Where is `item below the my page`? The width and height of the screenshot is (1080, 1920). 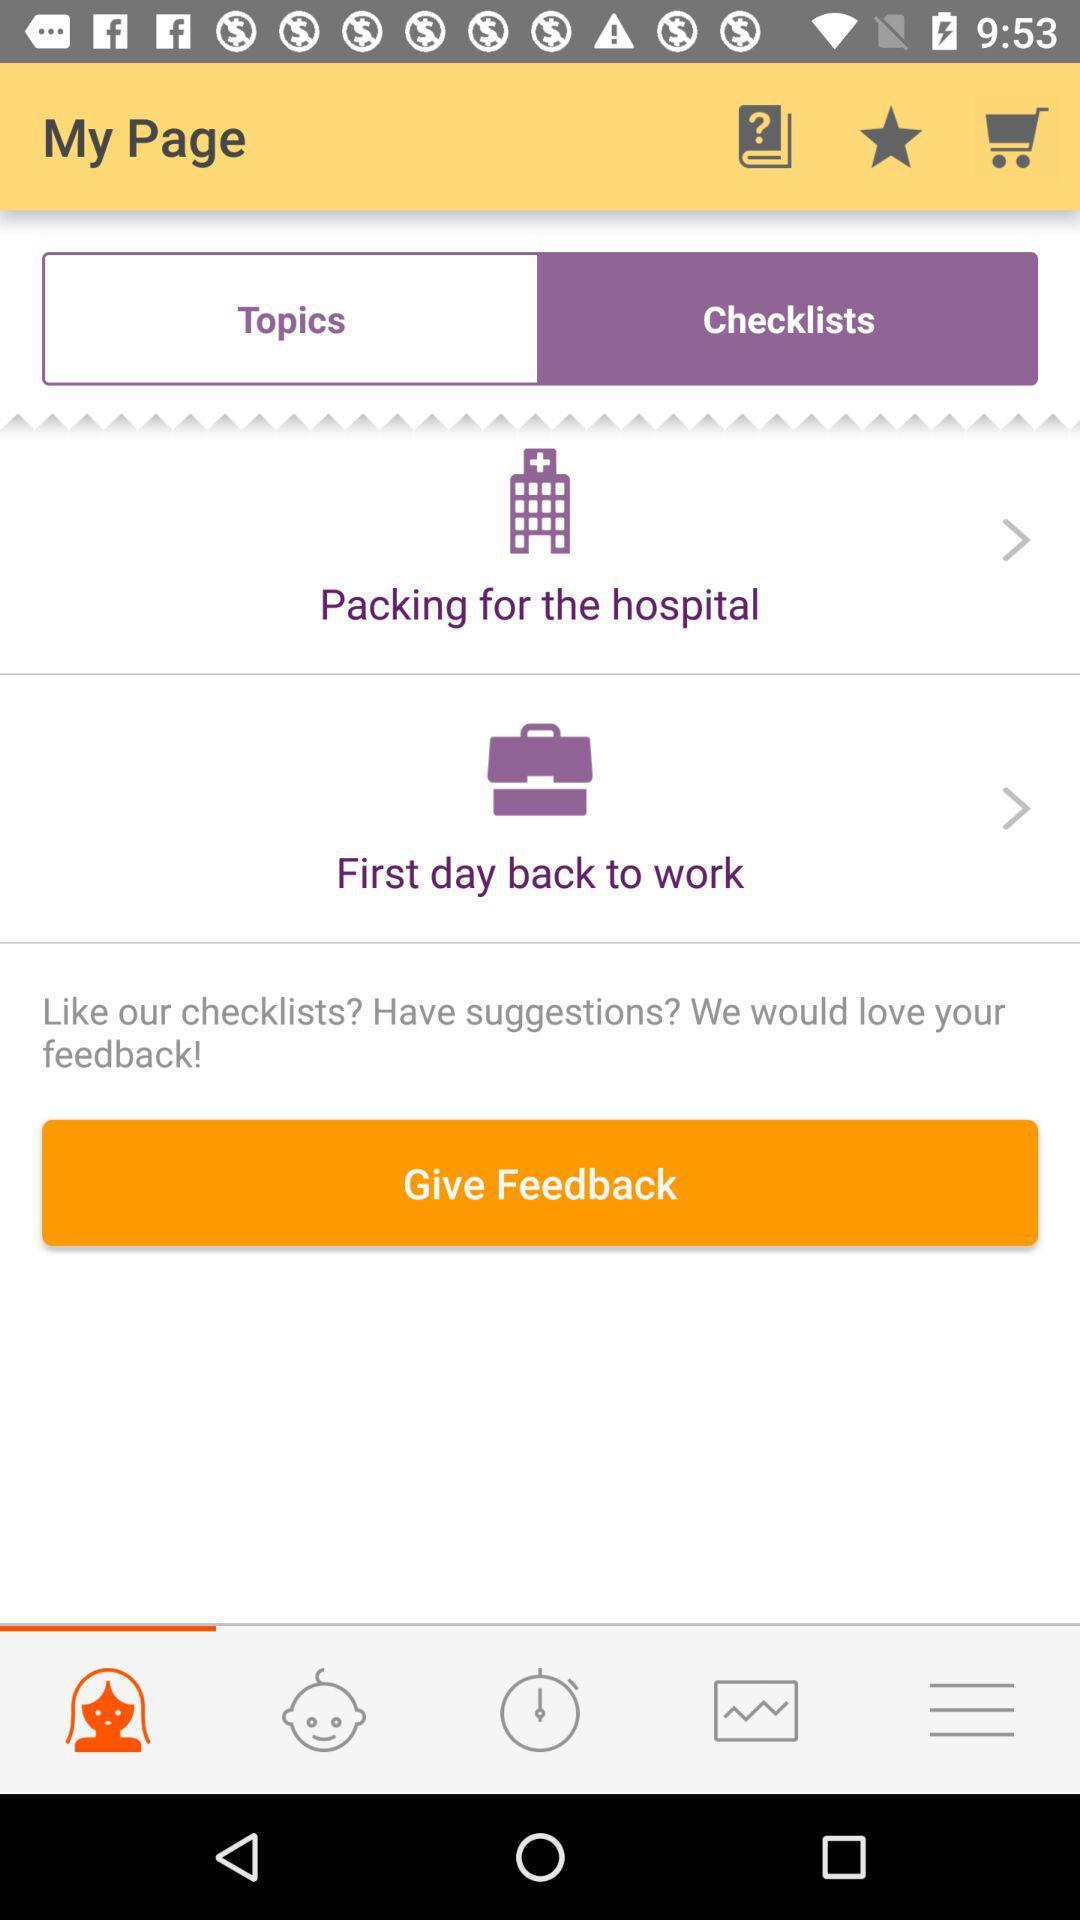 item below the my page is located at coordinates (290, 317).